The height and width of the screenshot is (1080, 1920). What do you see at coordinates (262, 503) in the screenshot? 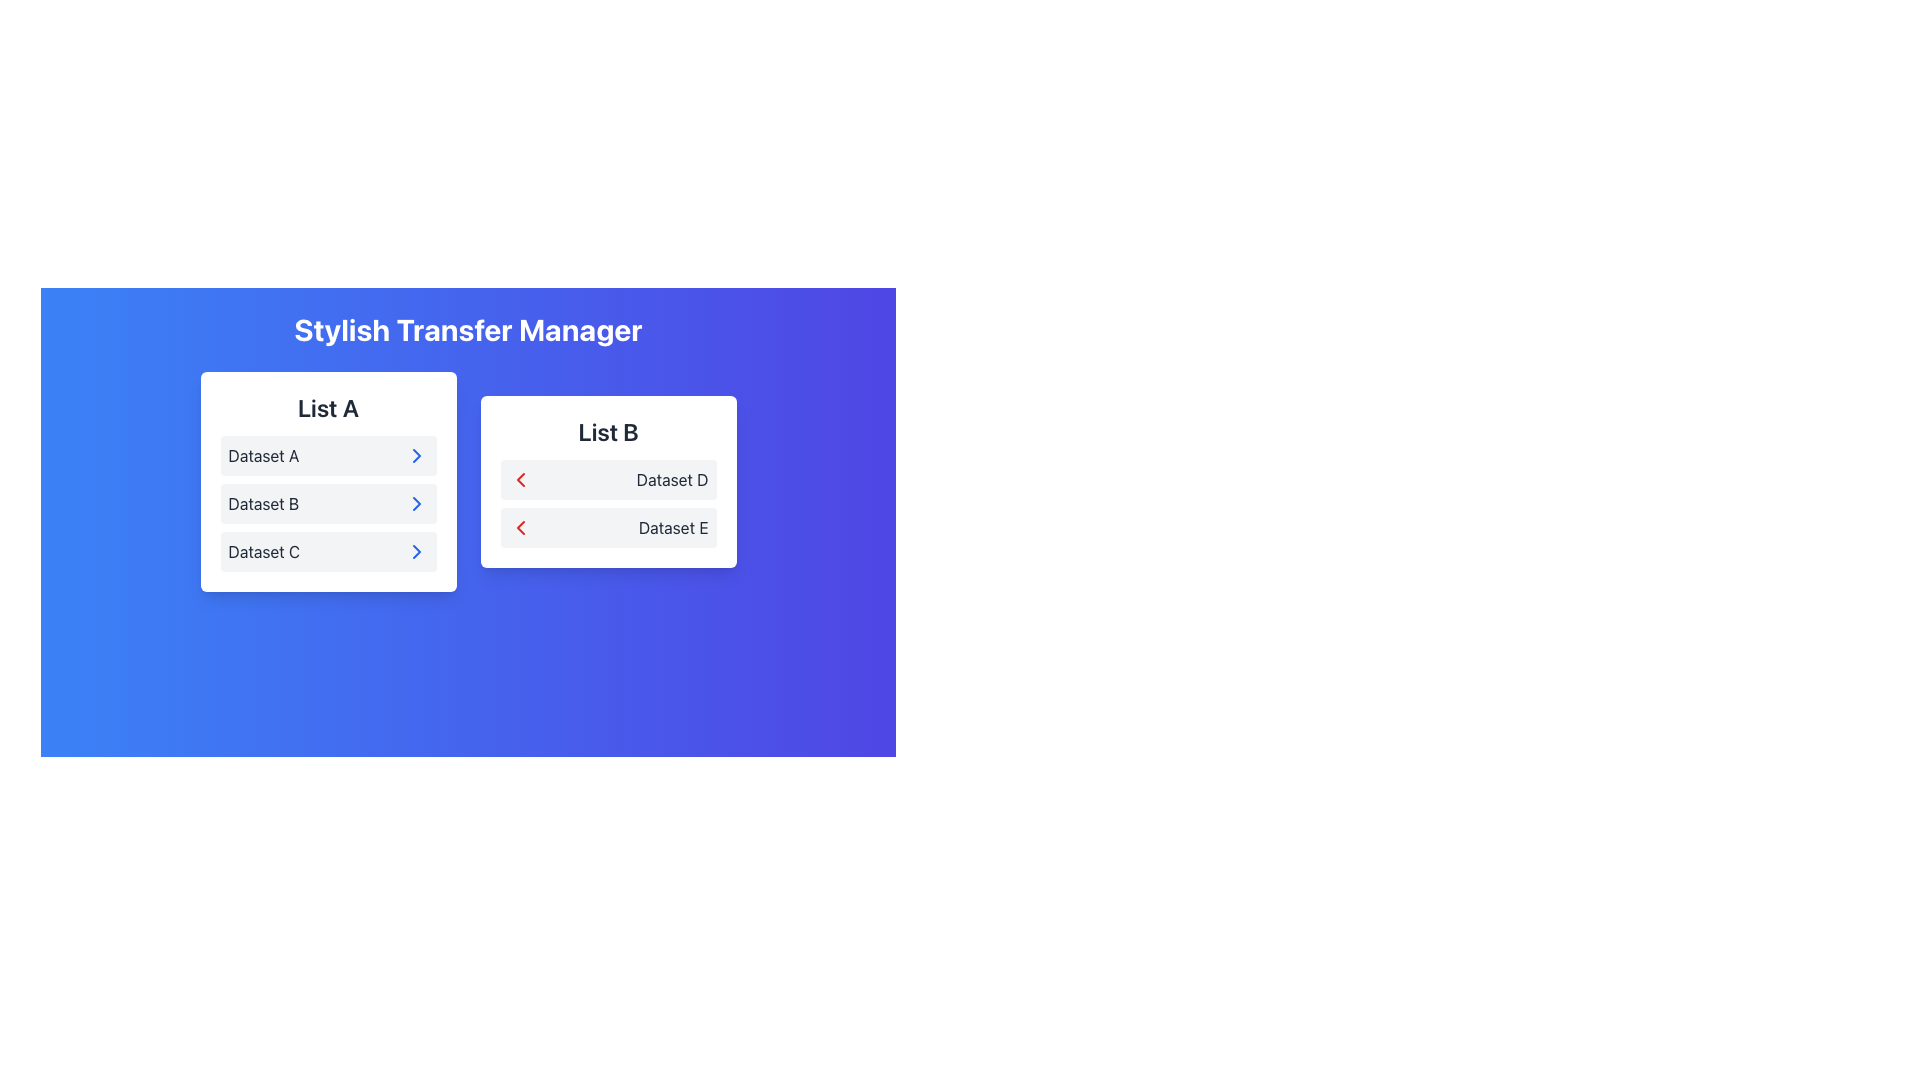
I see `the text label 'Dataset B', which is the second item in the vertically aligned list of three items in the left panel labeled 'List A'` at bounding box center [262, 503].